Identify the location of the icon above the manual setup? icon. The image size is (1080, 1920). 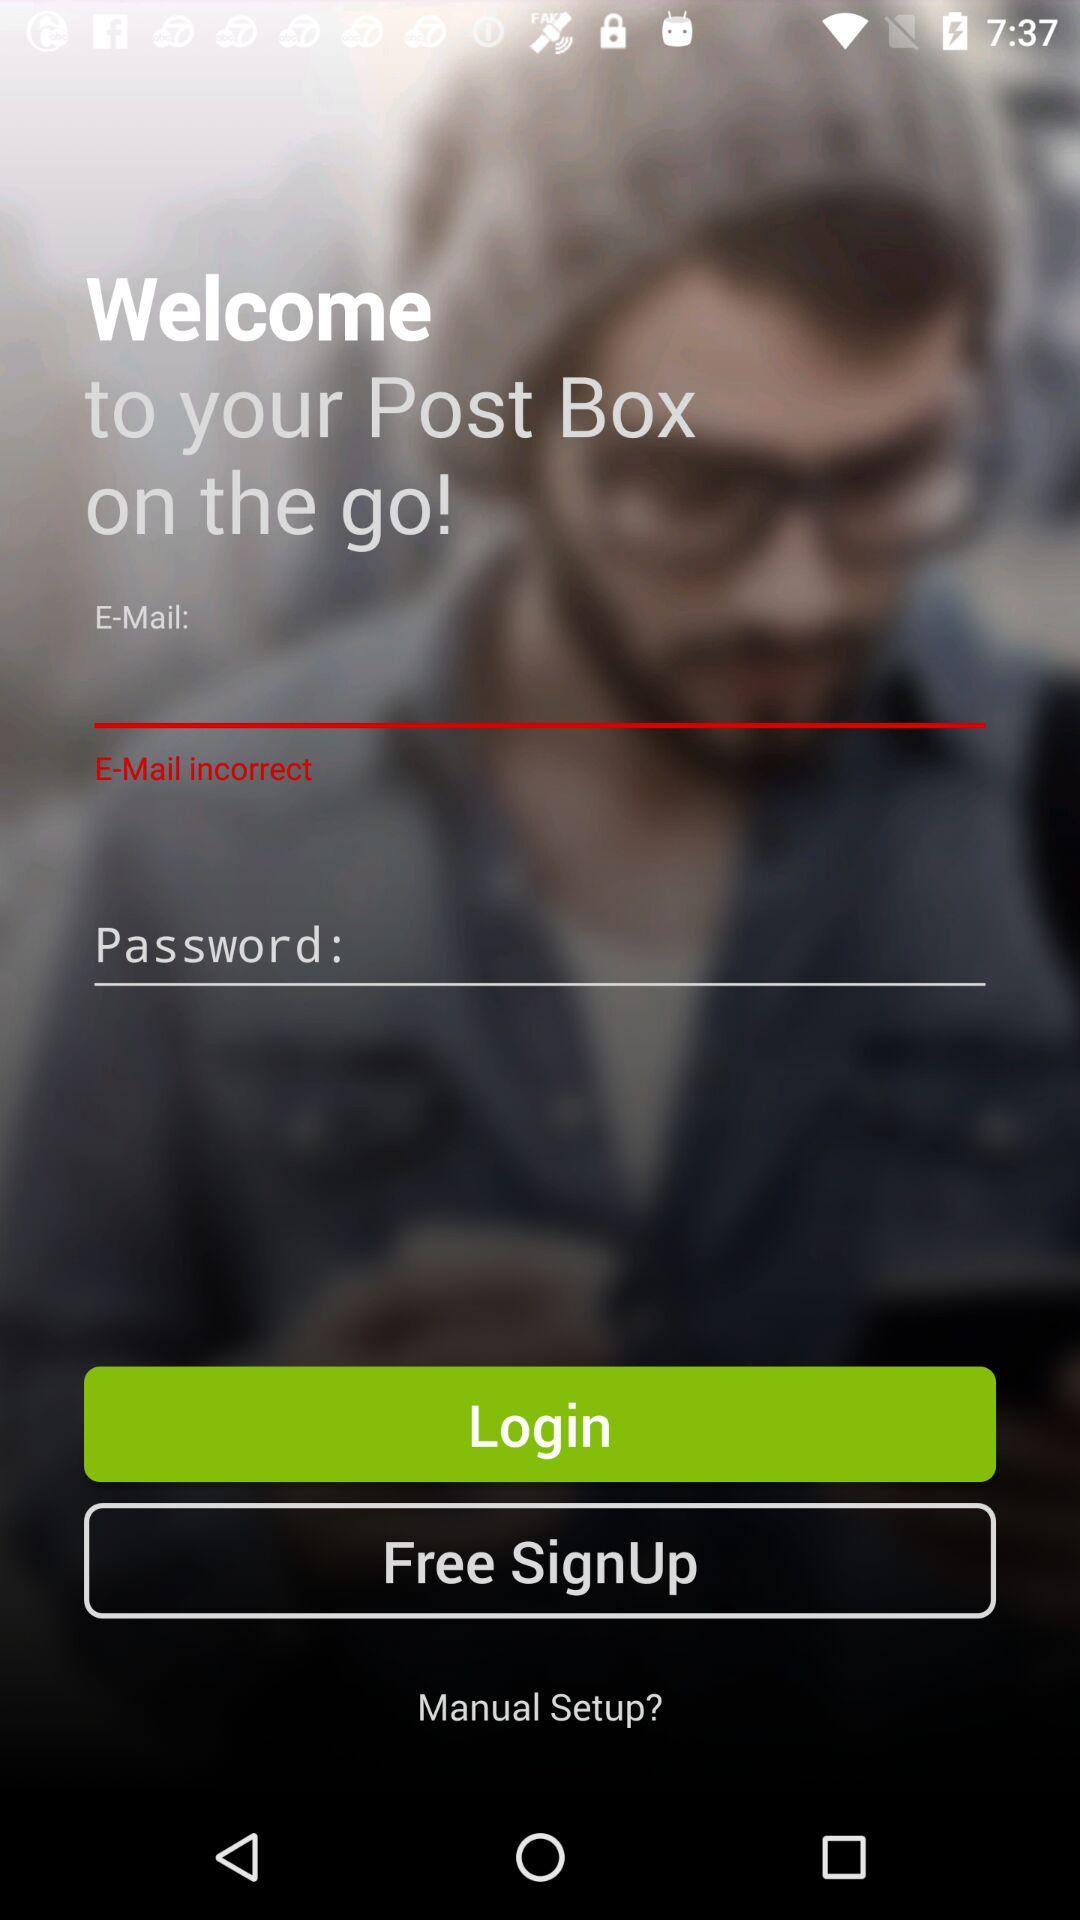
(540, 1559).